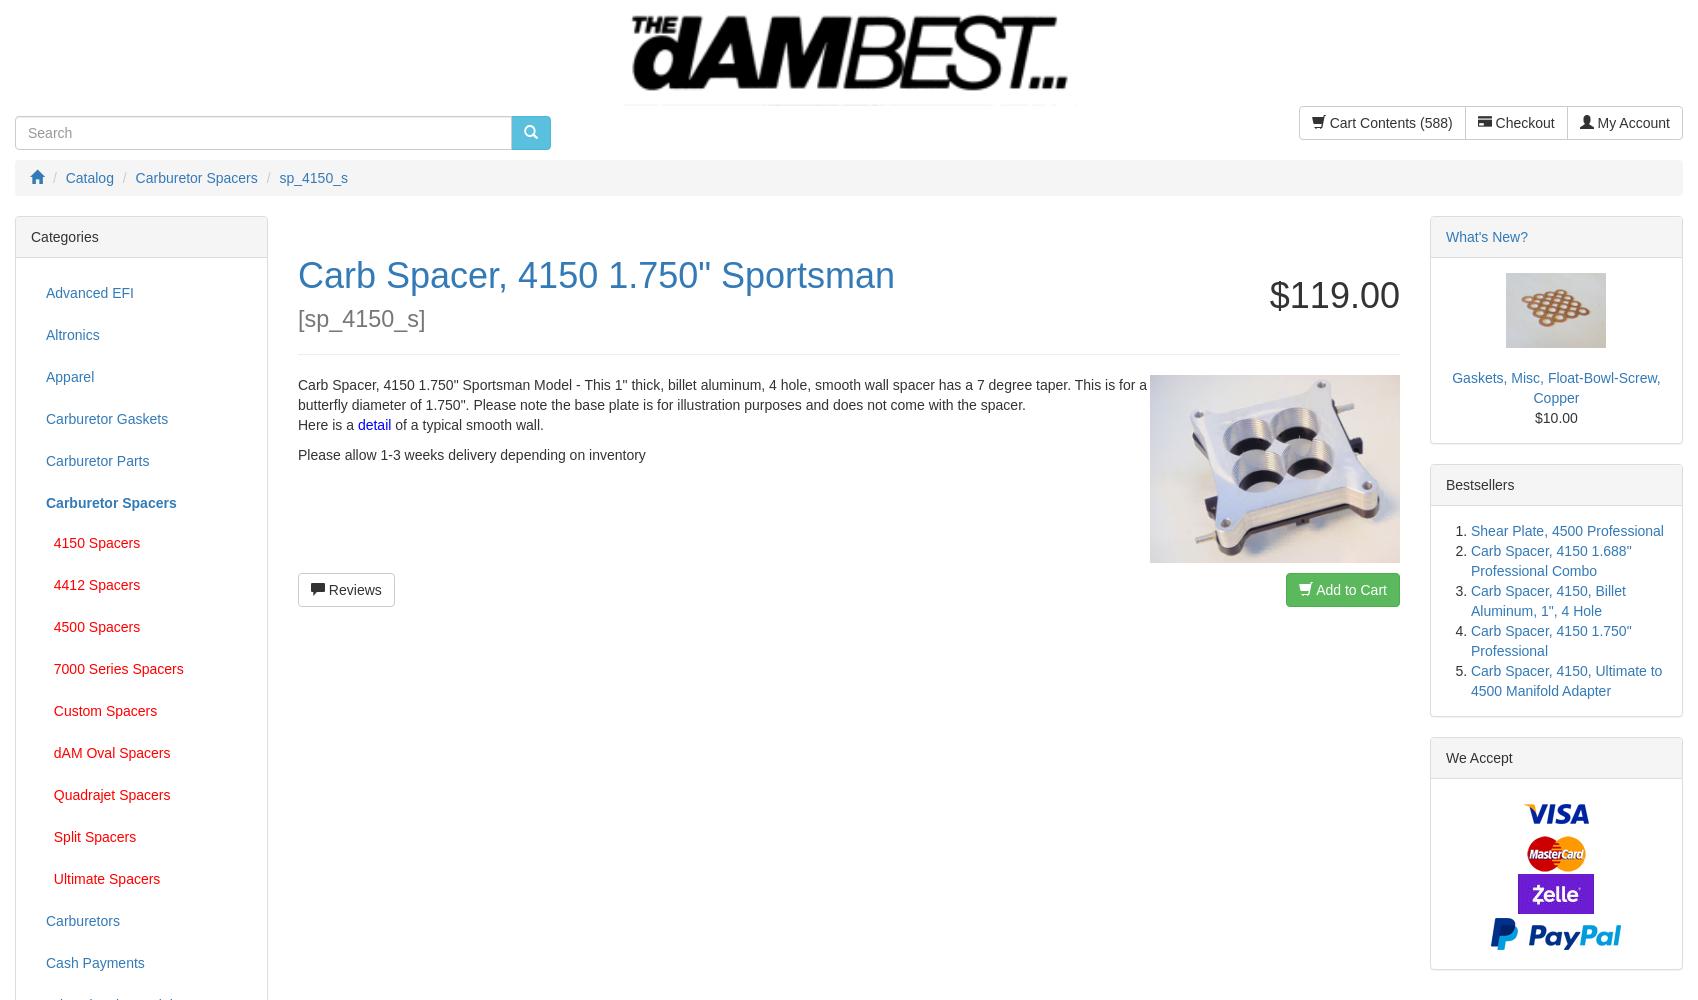  I want to click on 'Carb Spacer, 4150 1.750" Sportsman Model - This 1" thick, billet aluminum, 4 hole, smooth wall spacer has a 7 degree taper.  This is for a butterfly diameter of 1.750".  Please note the base plate is for illustration purposes and does not come with the spacer.', so click(295, 394).